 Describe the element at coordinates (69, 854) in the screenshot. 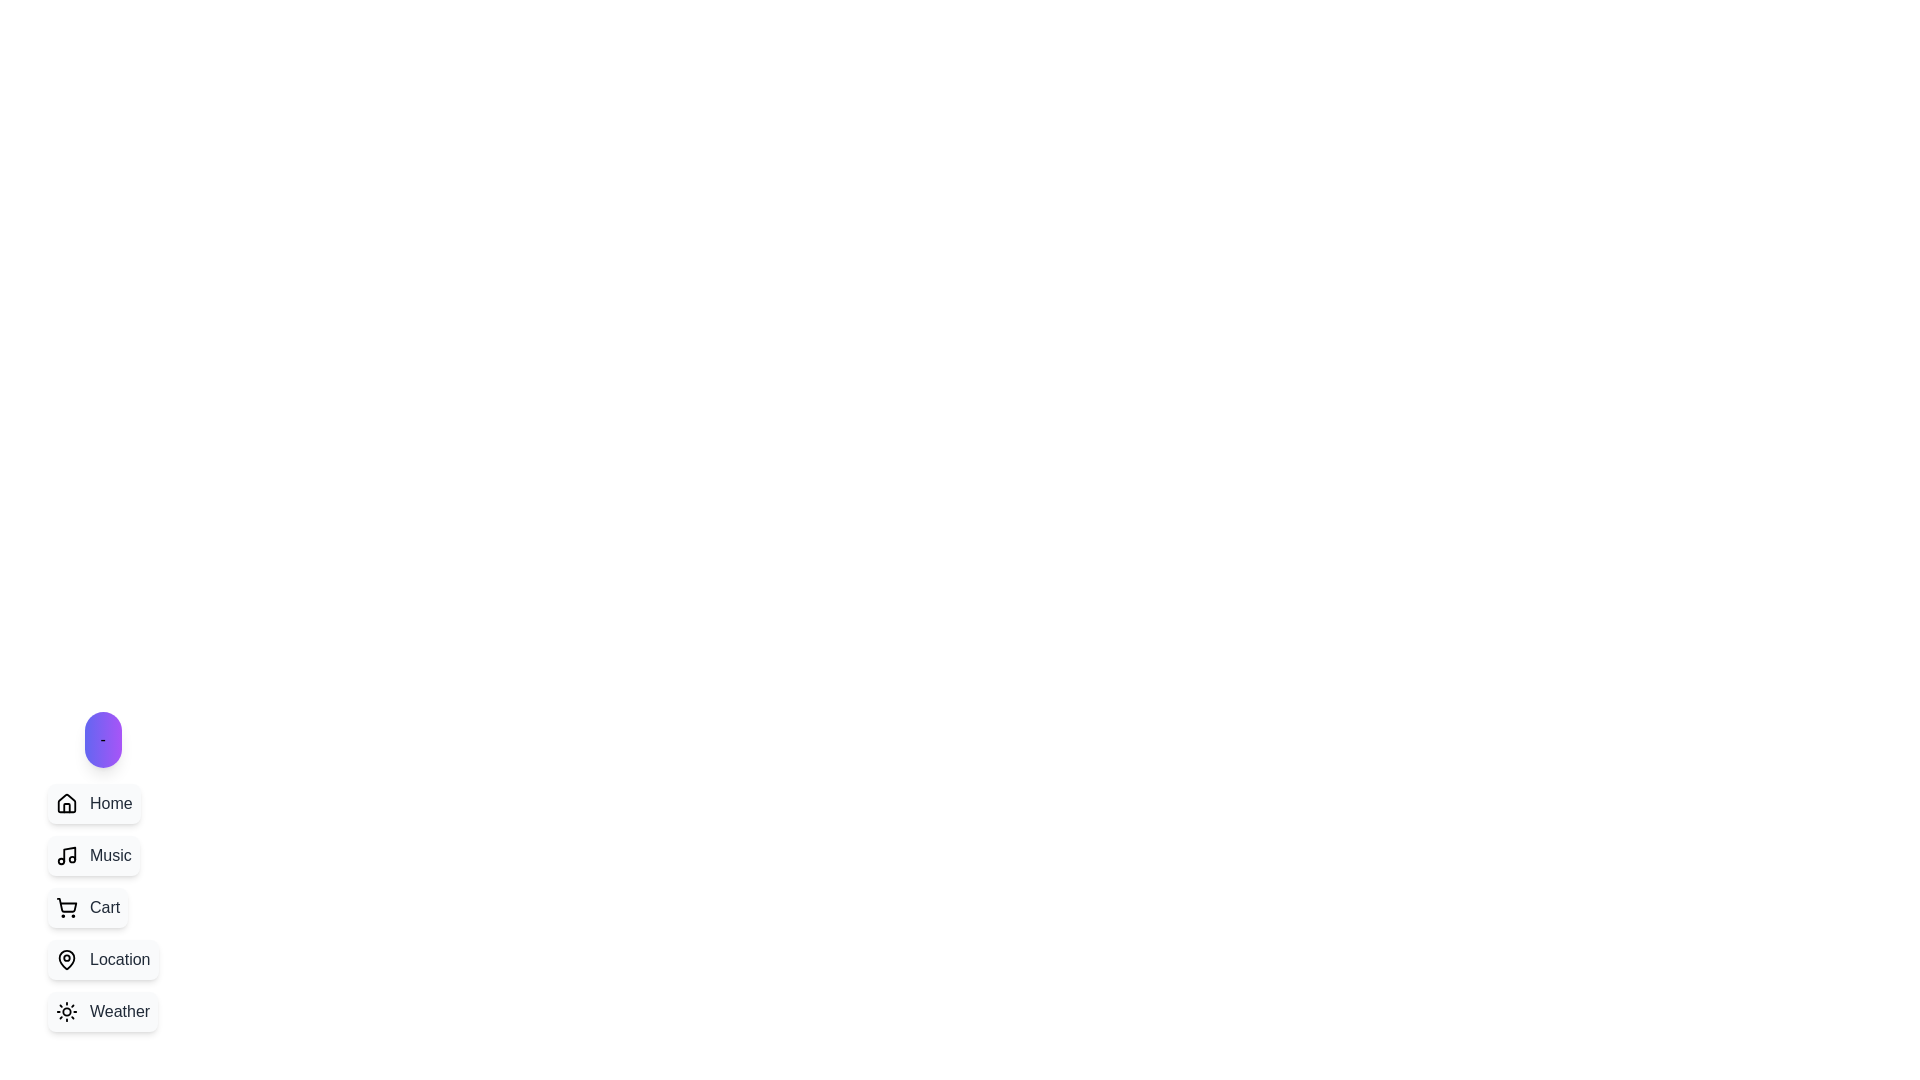

I see `the musical note icon located to the left of the 'Music' text in the vertical menu` at that location.